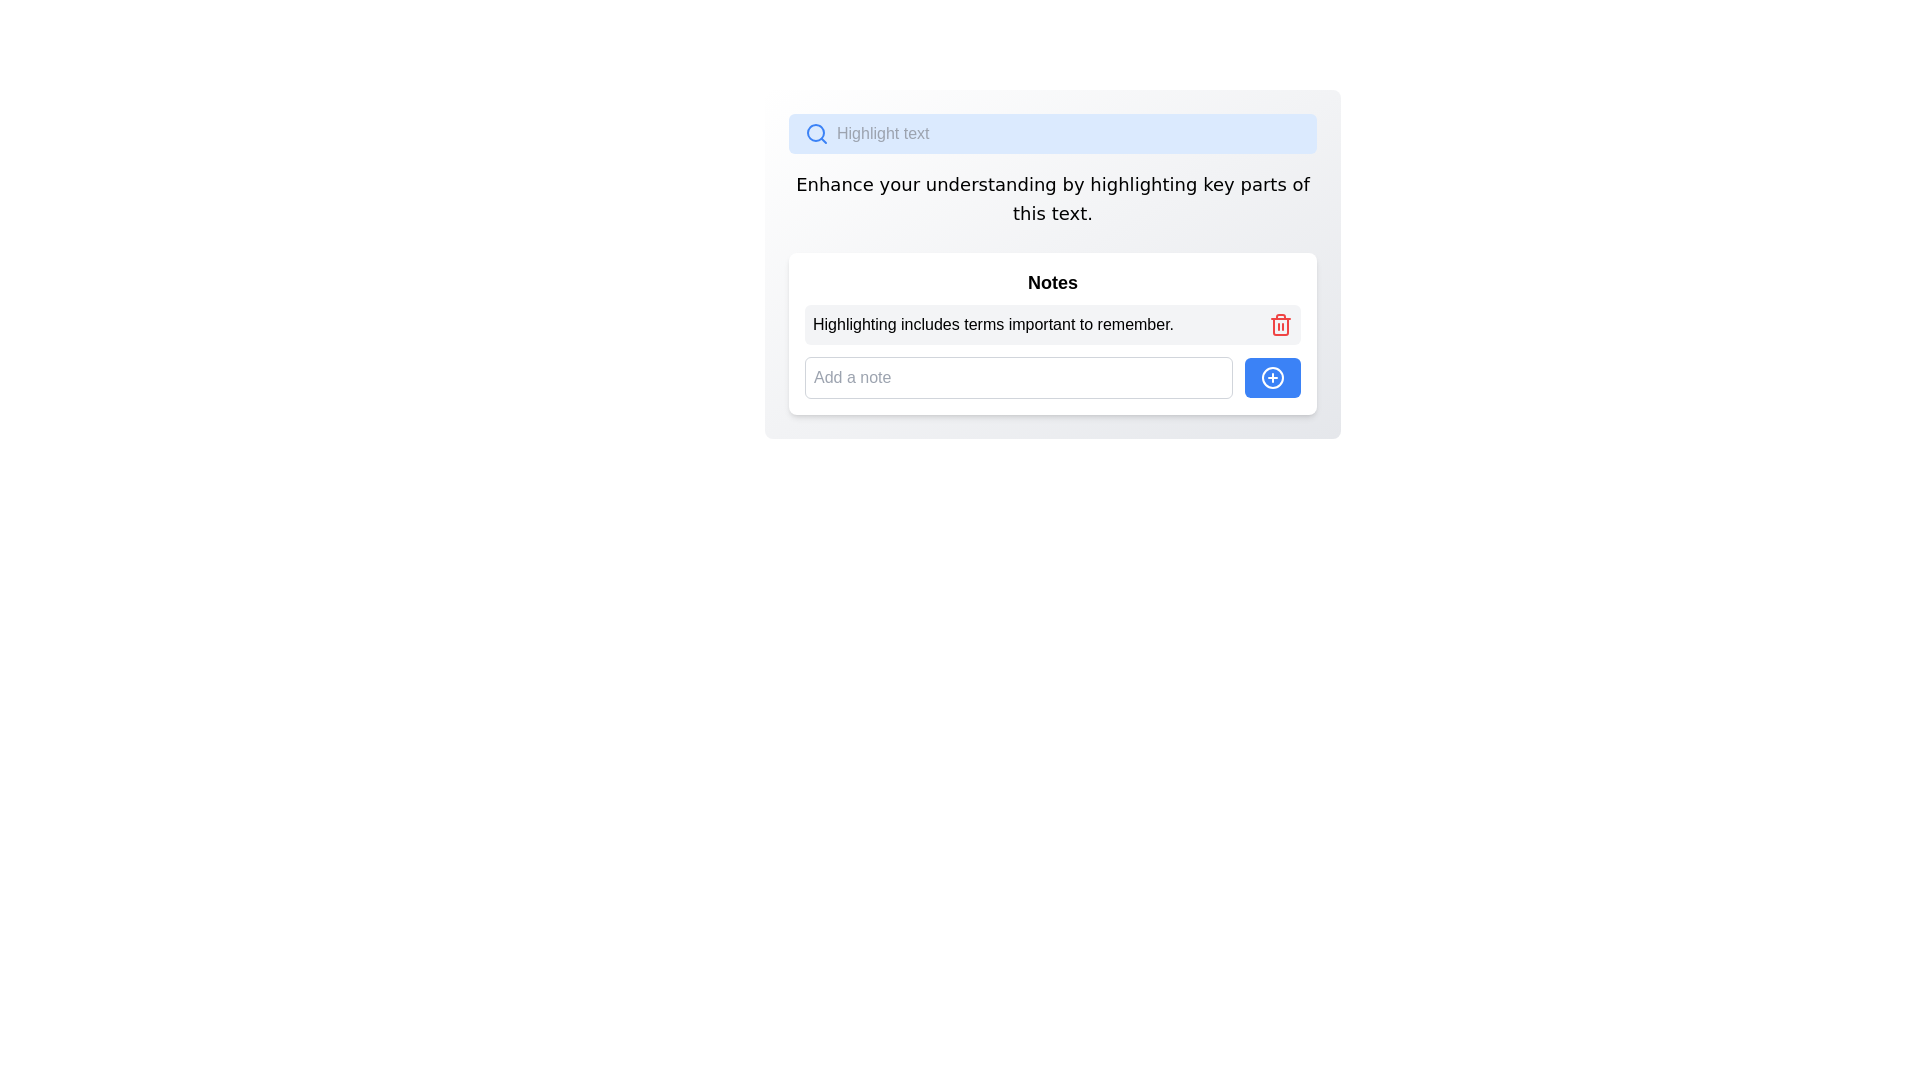 The image size is (1920, 1080). I want to click on the text marker or cursor positioned between 'g' and 'k' in the word 'highlighting' within the text section that reads 'Enhance your understanding by highlighting key parts of this text.', so click(1200, 184).